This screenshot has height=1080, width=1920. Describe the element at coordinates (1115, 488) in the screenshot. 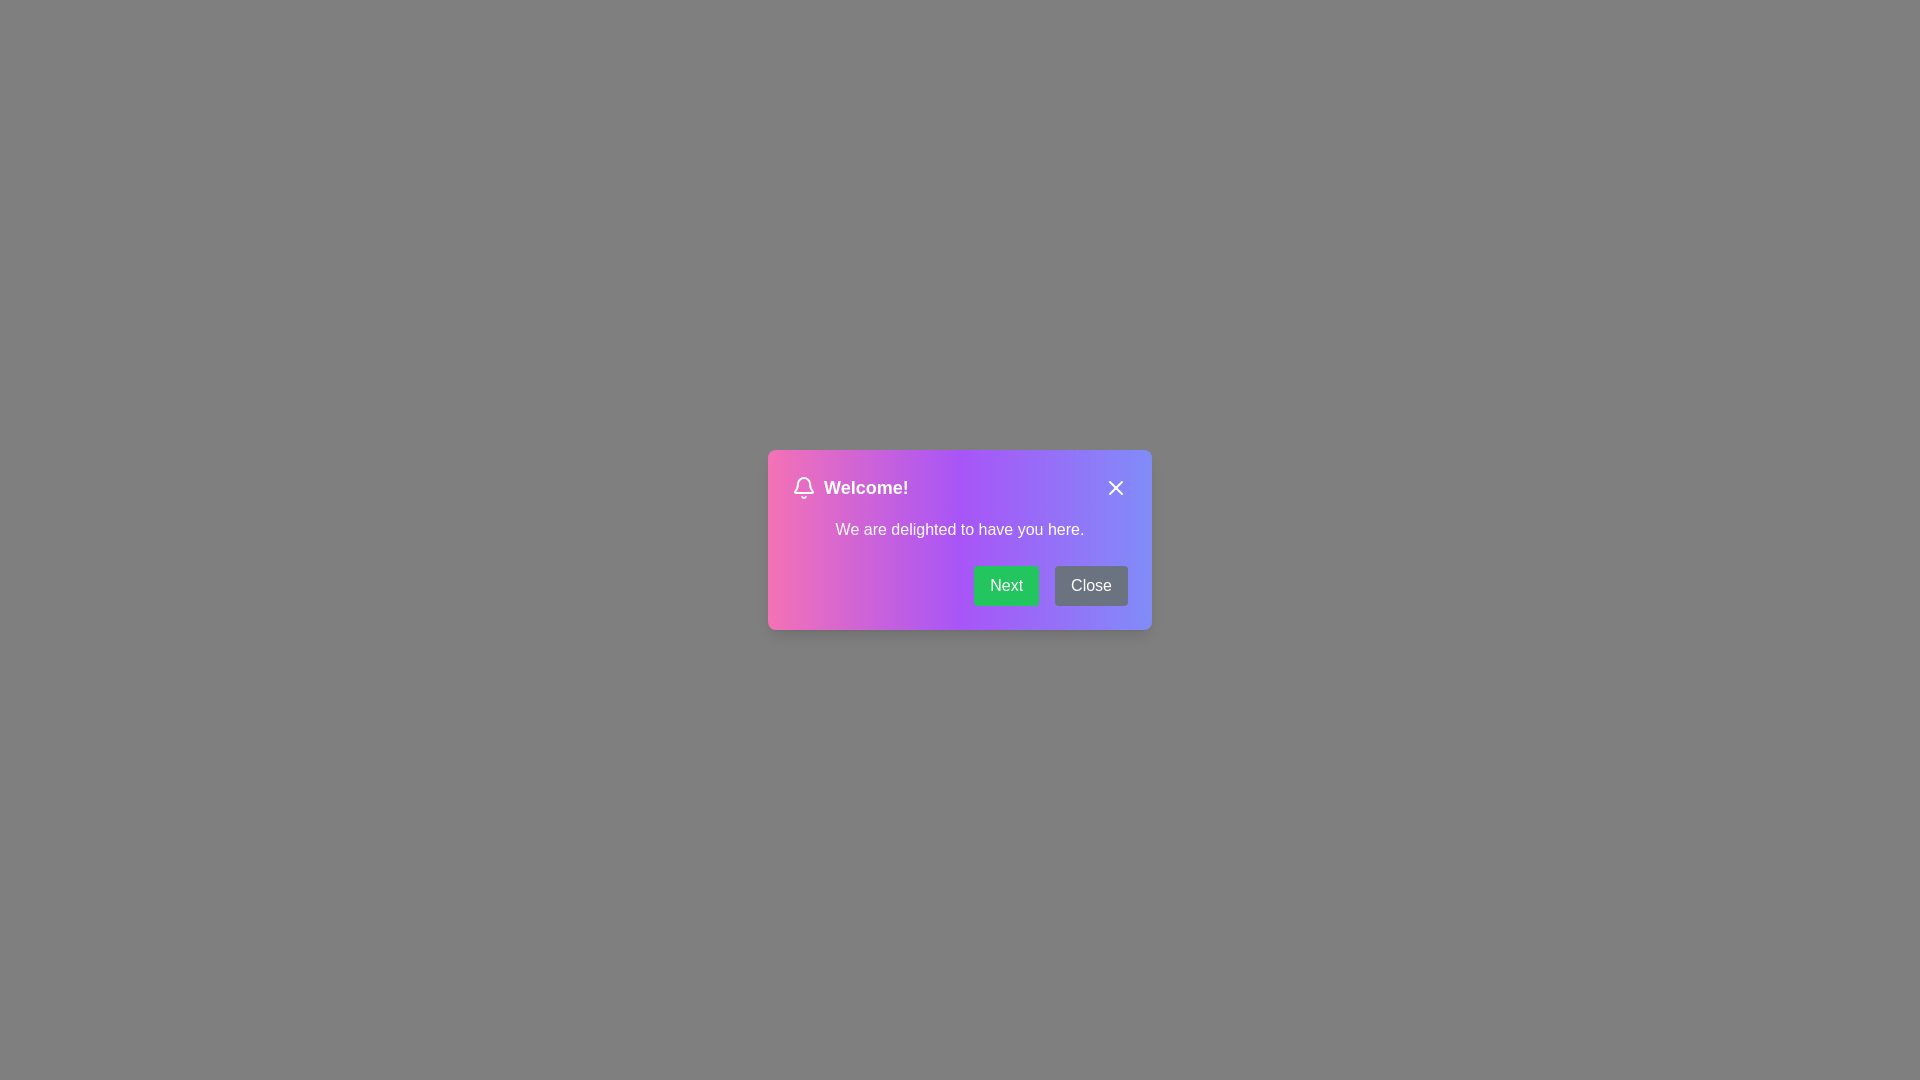

I see `the 'Close' button to close the notification dialog` at that location.